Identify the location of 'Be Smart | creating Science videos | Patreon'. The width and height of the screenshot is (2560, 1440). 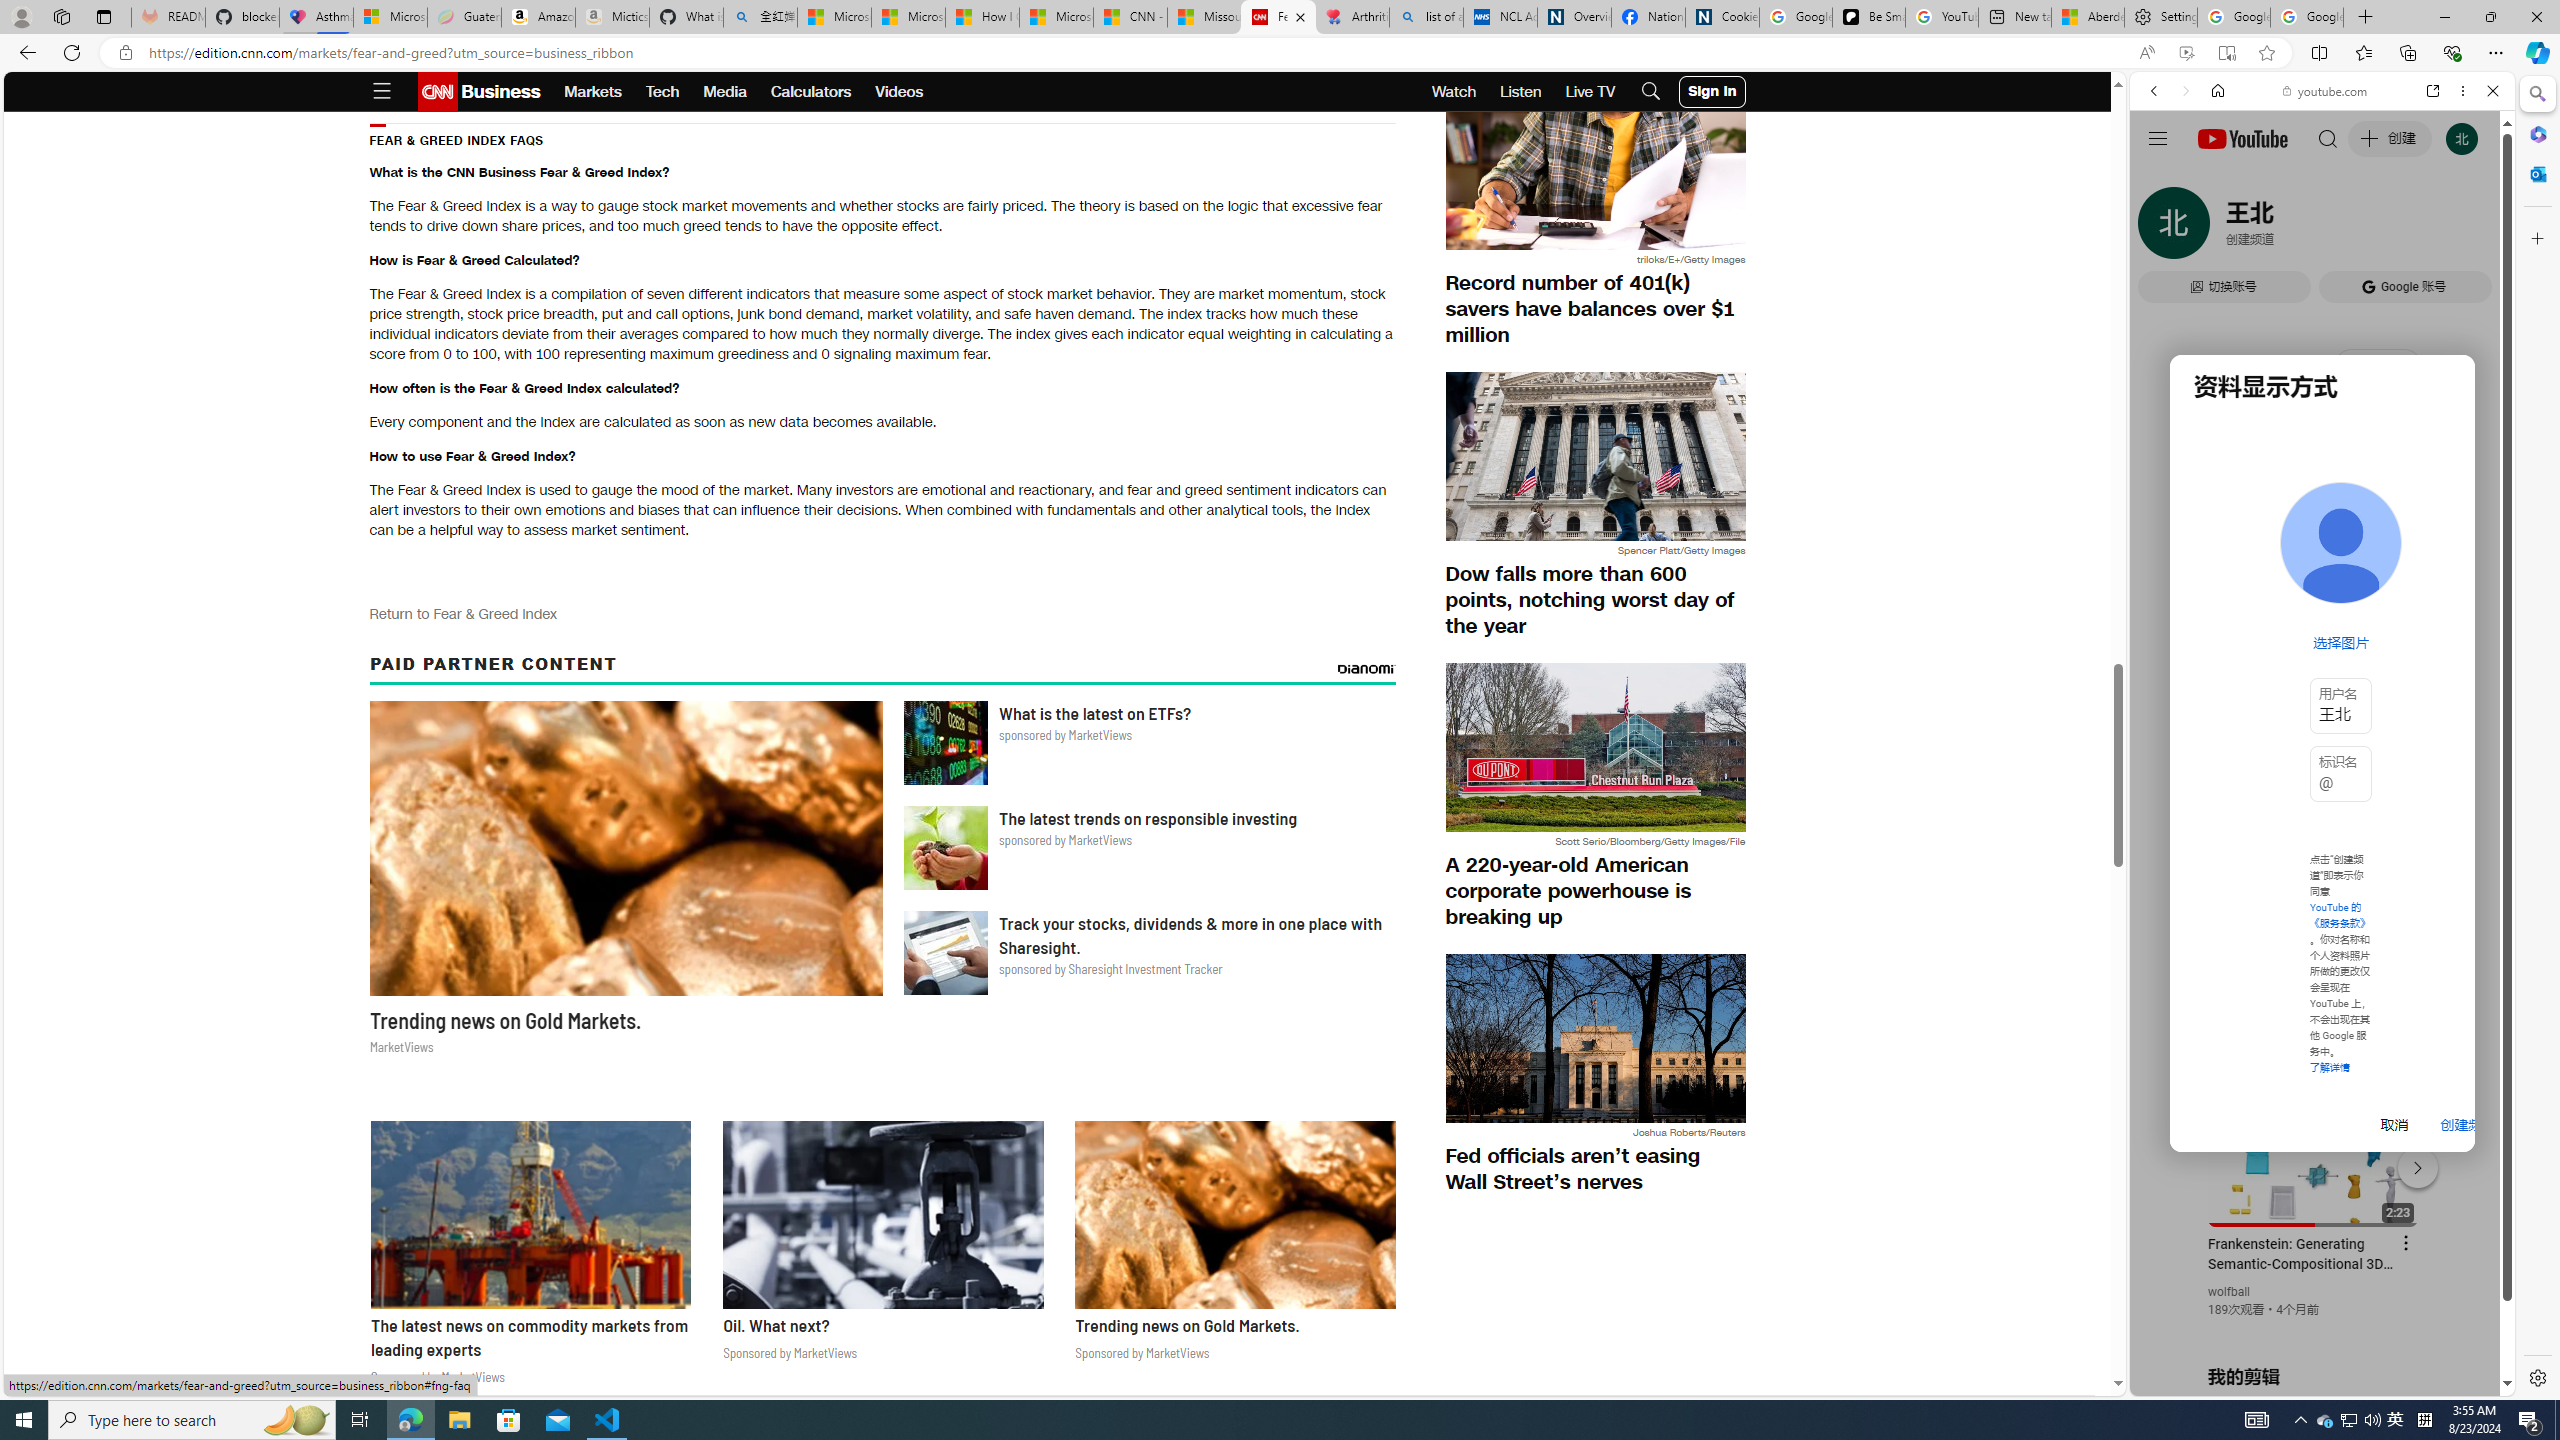
(1867, 16).